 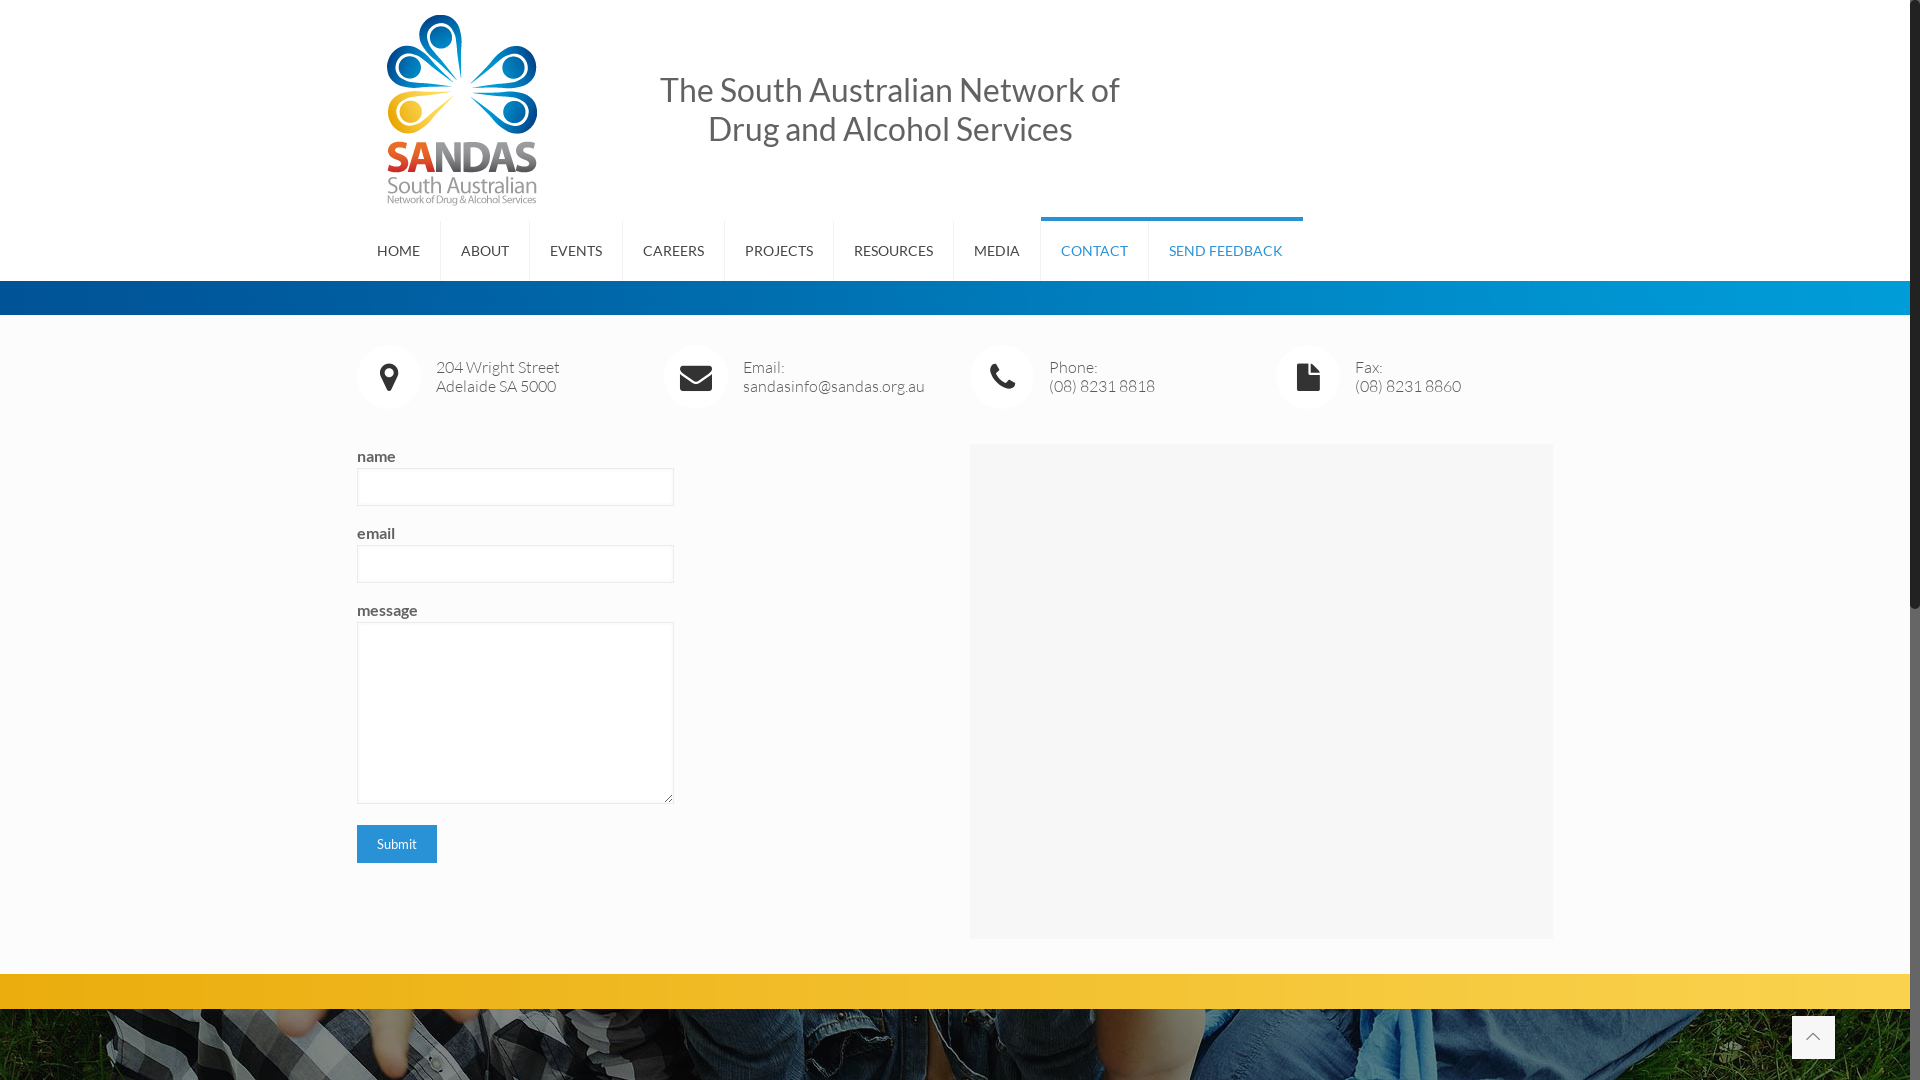 I want to click on 'HOME', so click(x=398, y=249).